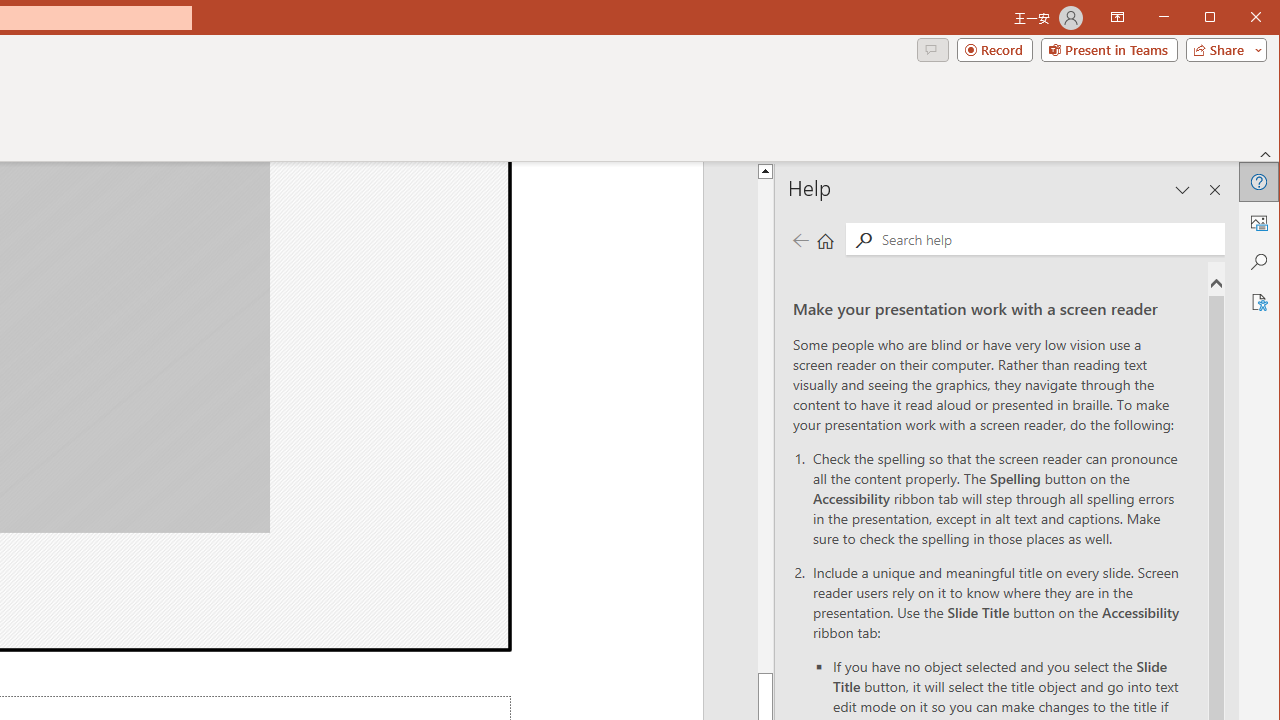 The height and width of the screenshot is (720, 1280). What do you see at coordinates (1183, 190) in the screenshot?
I see `'Task Pane Options'` at bounding box center [1183, 190].